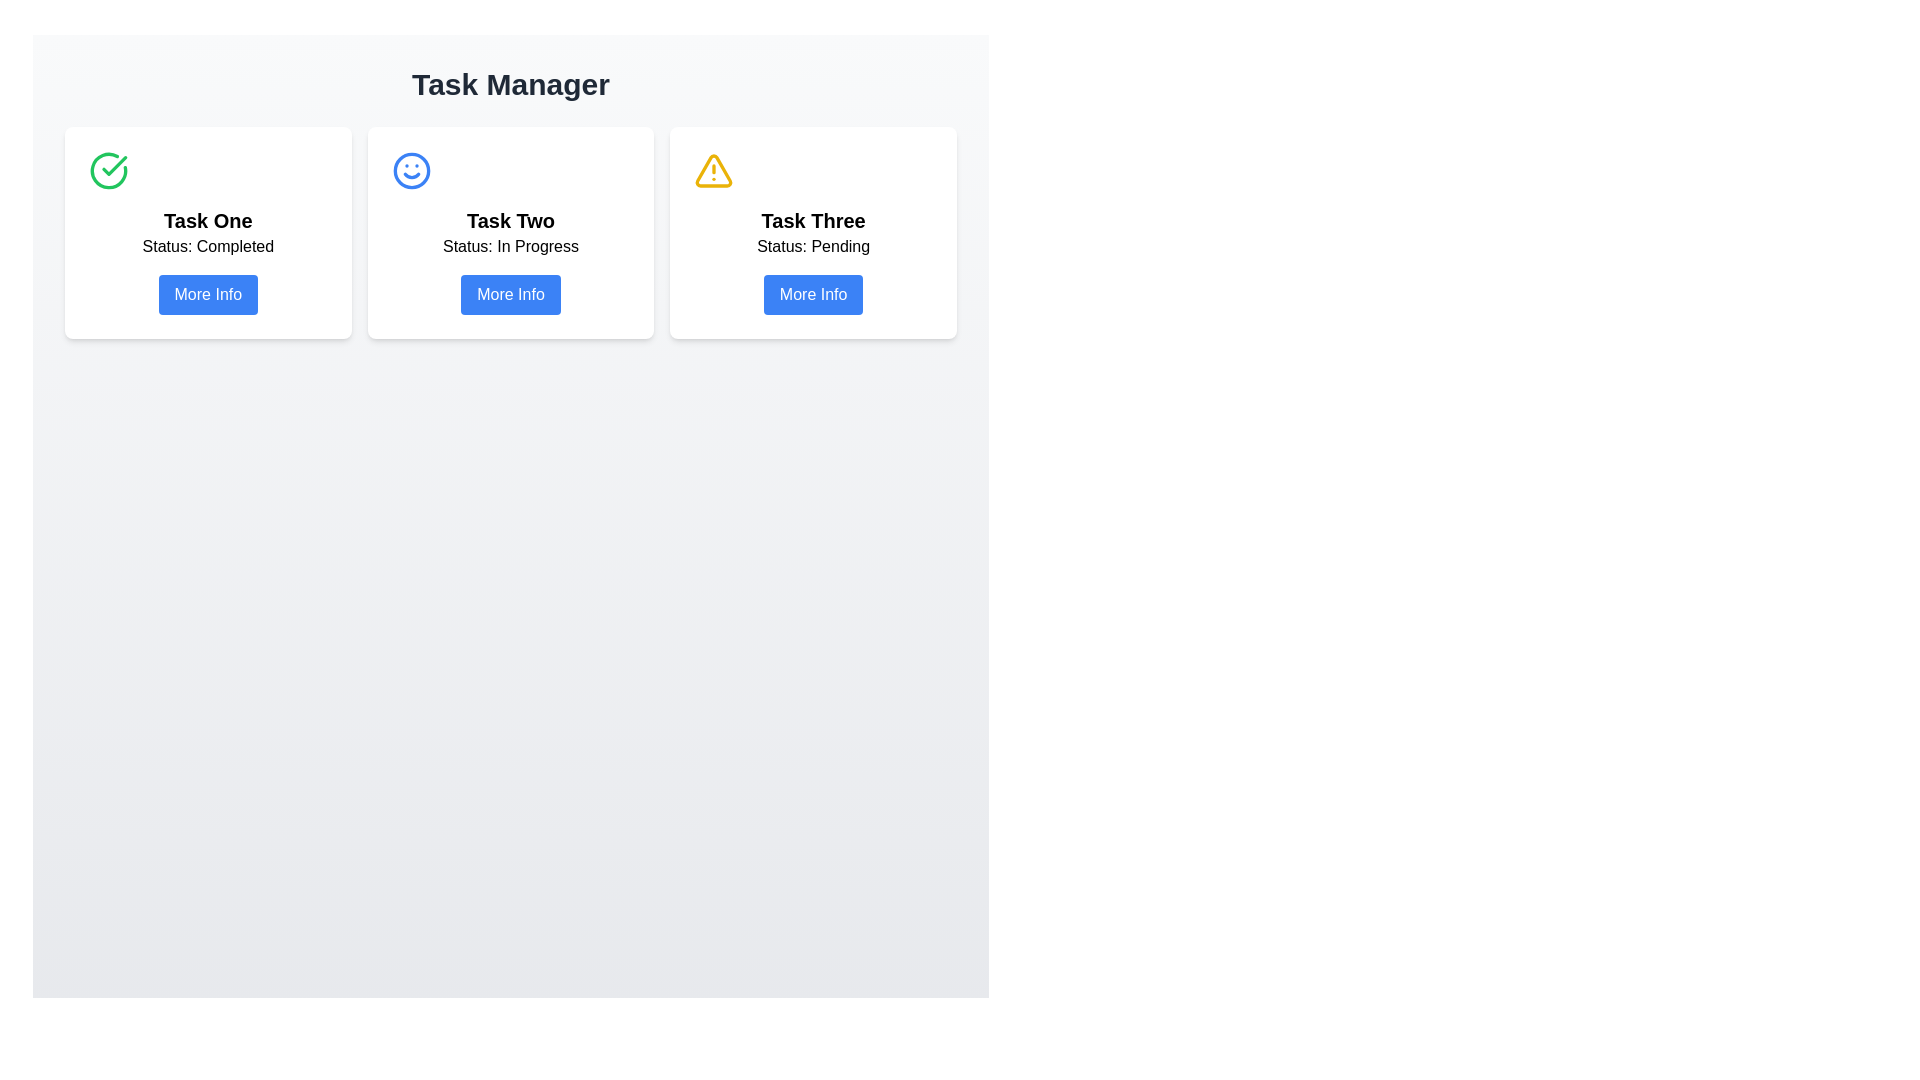  Describe the element at coordinates (714, 169) in the screenshot. I see `the warning icon located at the top-left corner of the 'Task Three' card, indicating an alert state for this task` at that location.